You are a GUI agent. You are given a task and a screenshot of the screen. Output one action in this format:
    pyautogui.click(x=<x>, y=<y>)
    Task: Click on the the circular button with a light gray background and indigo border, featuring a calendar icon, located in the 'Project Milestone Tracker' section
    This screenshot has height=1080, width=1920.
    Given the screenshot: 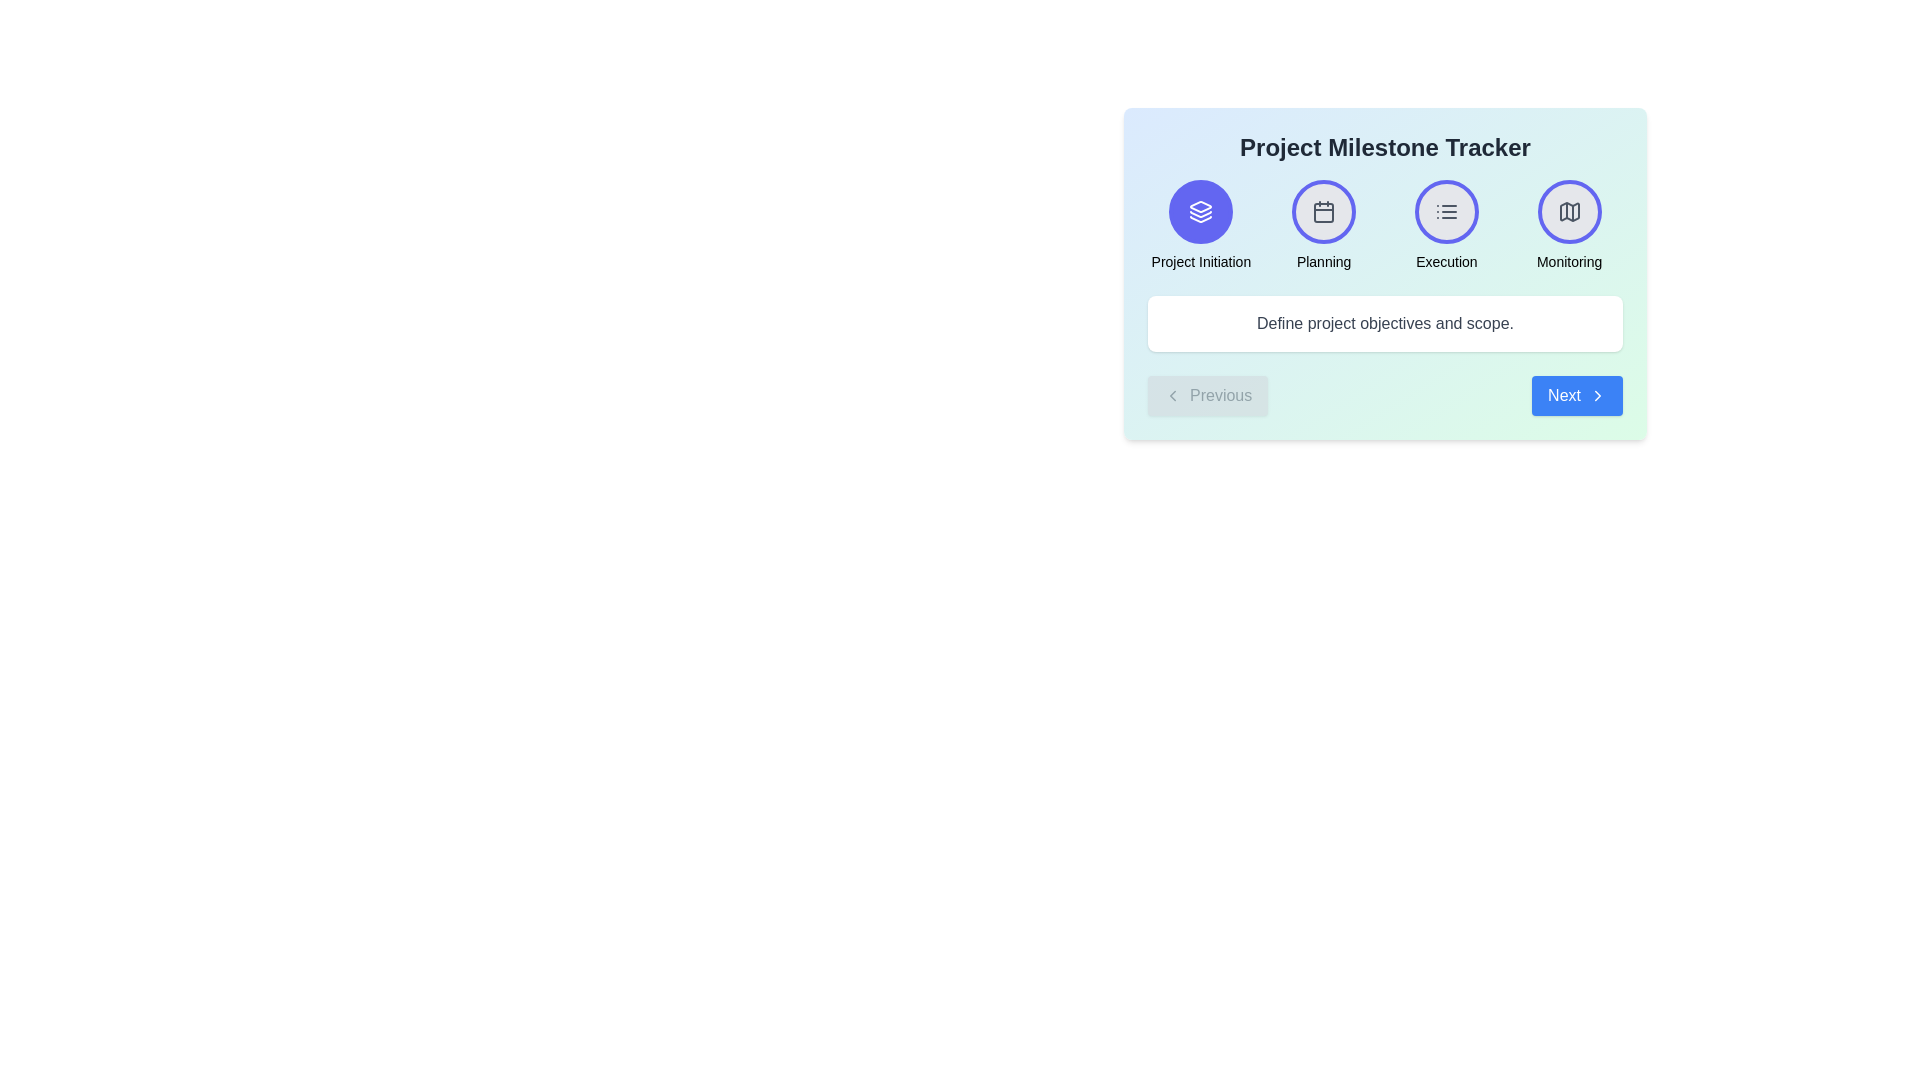 What is the action you would take?
    pyautogui.click(x=1324, y=212)
    